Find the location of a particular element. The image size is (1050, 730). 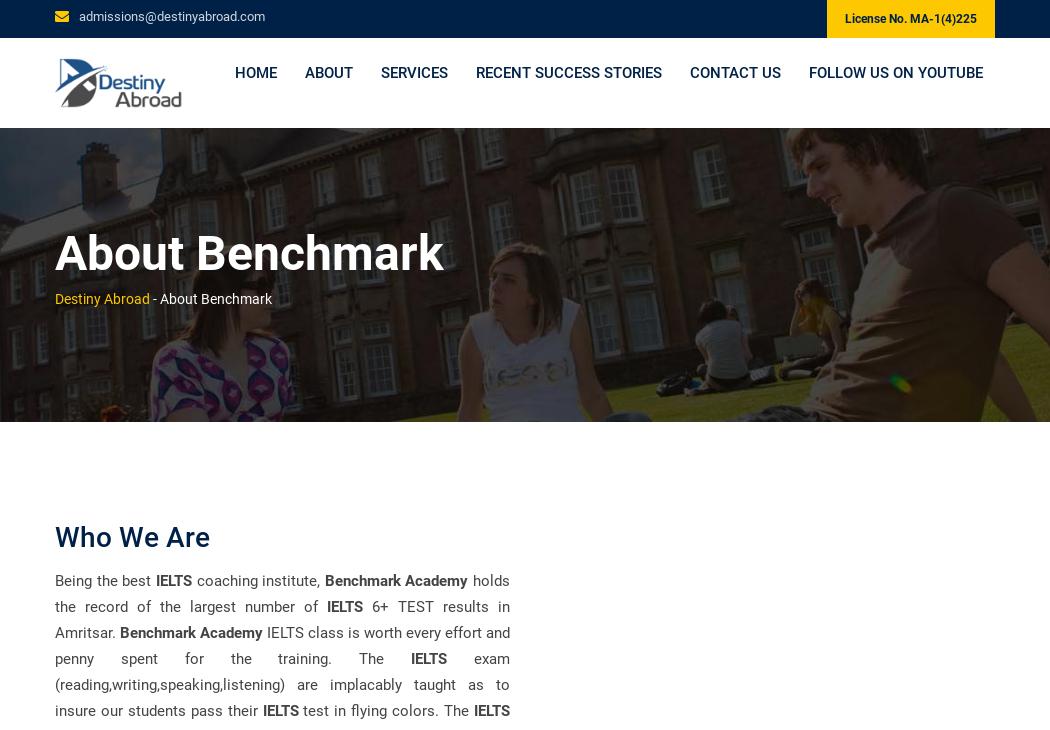

'exam (reading,writing,speaking,listening) are implacably taught as to insure our students pass their' is located at coordinates (281, 684).